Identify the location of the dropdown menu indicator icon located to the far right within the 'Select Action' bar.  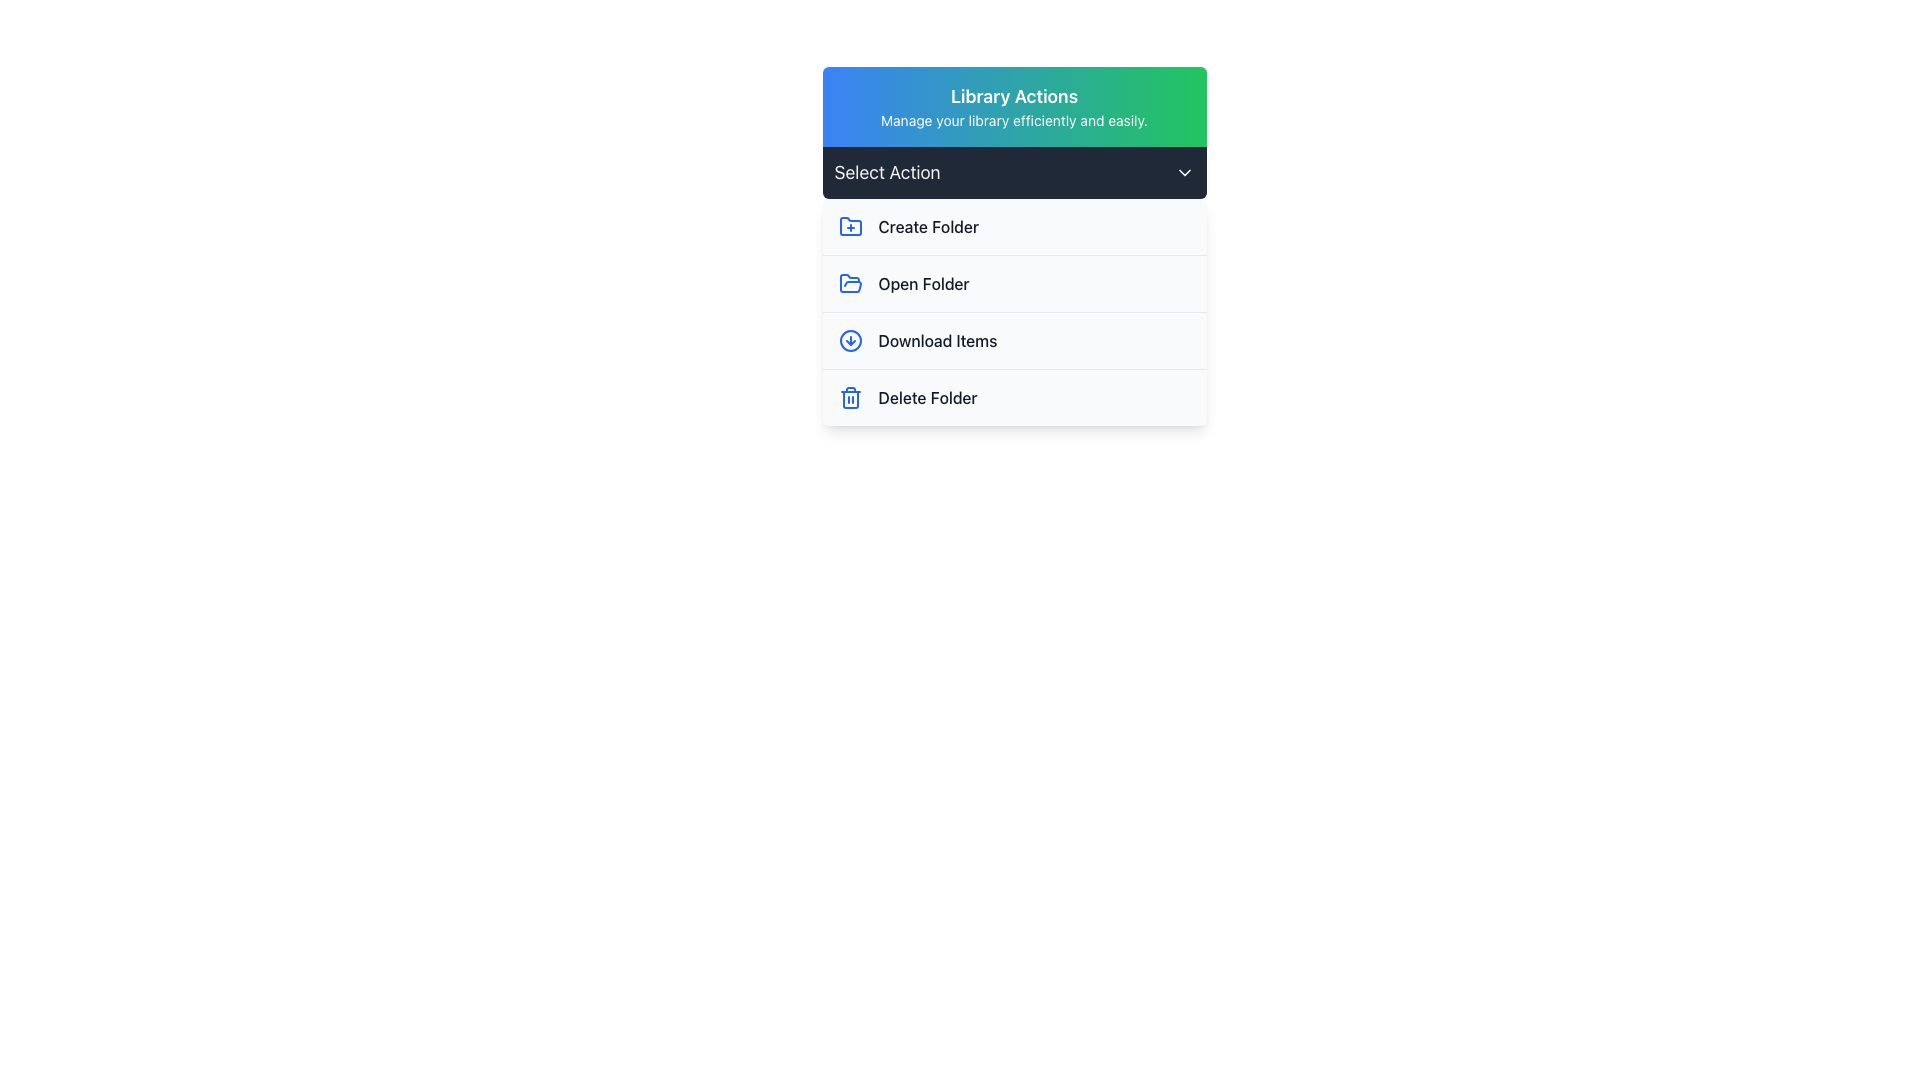
(1184, 172).